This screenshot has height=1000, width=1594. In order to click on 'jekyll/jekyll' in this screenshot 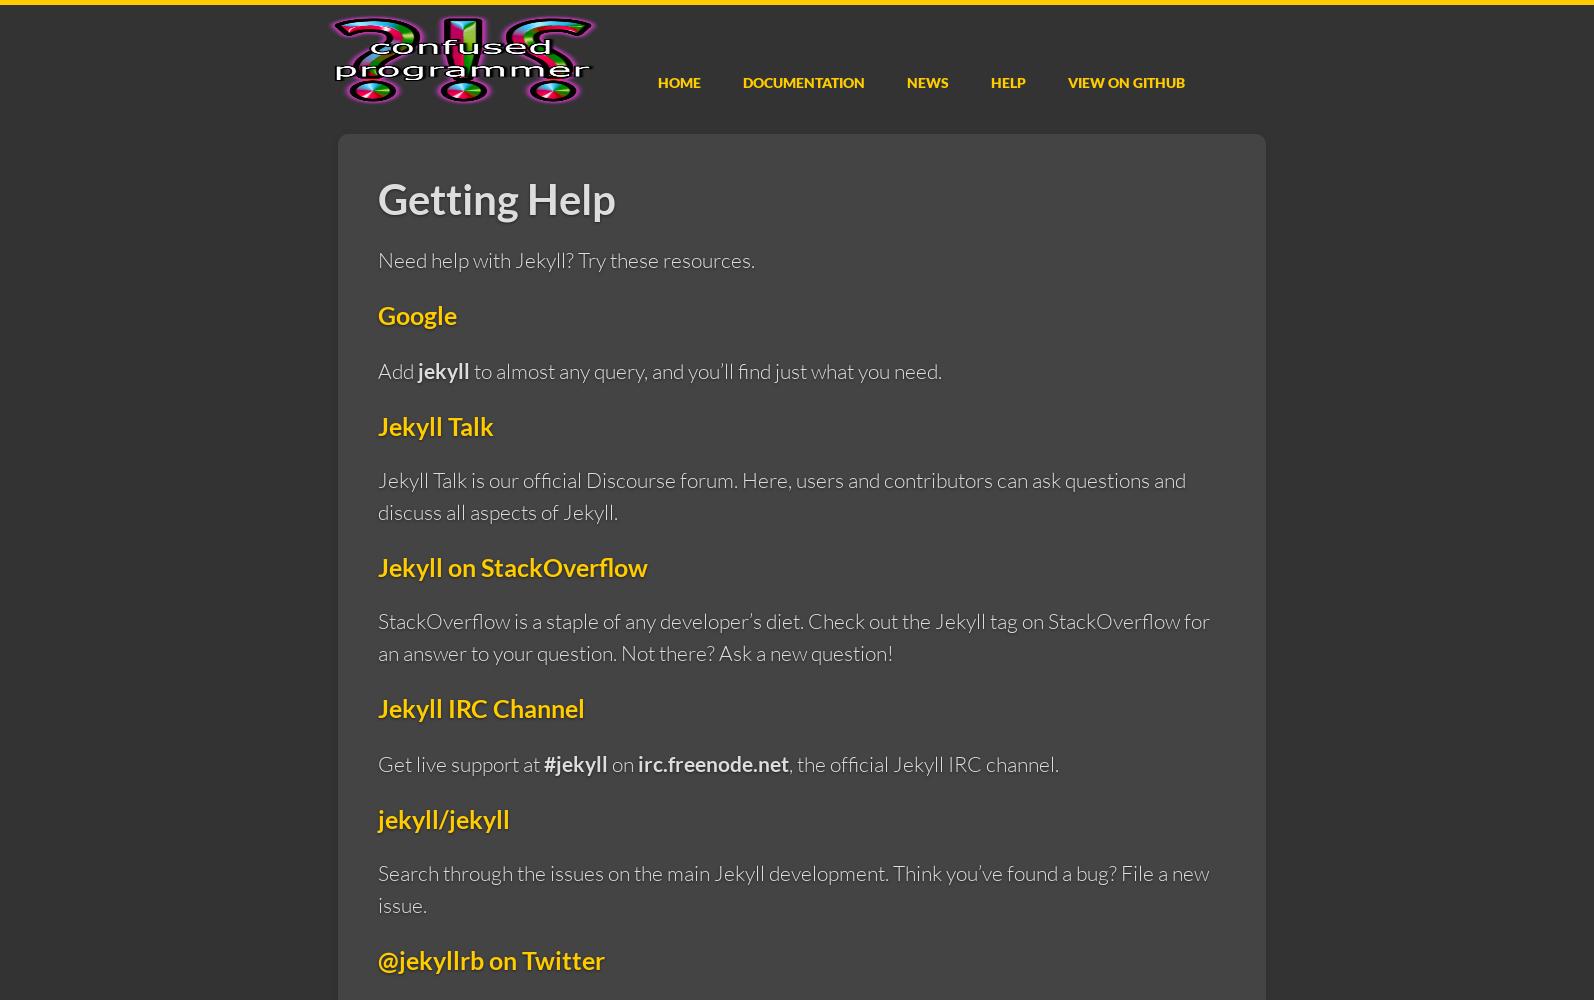, I will do `click(442, 817)`.